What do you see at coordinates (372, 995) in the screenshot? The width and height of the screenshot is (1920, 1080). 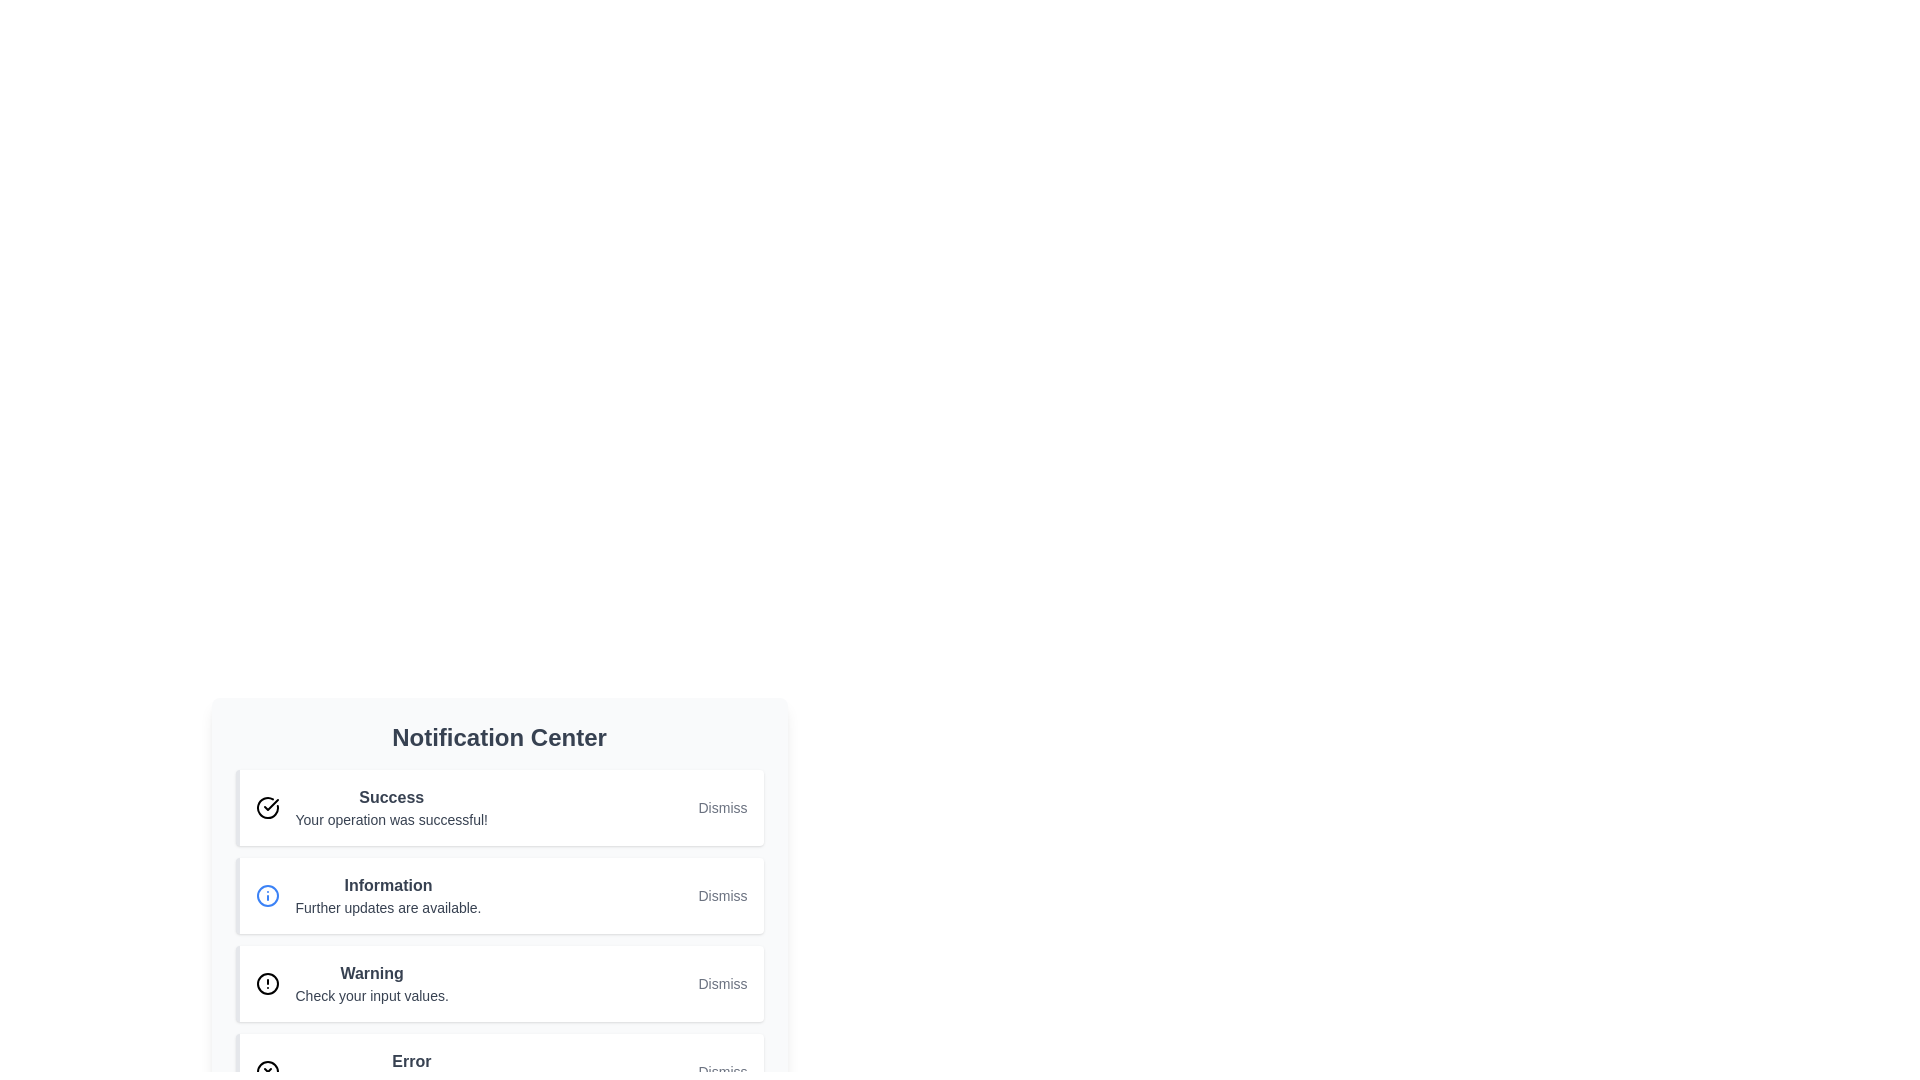 I see `text content of the explanatory Text label located beneath the 'Warning' notification in the interface` at bounding box center [372, 995].